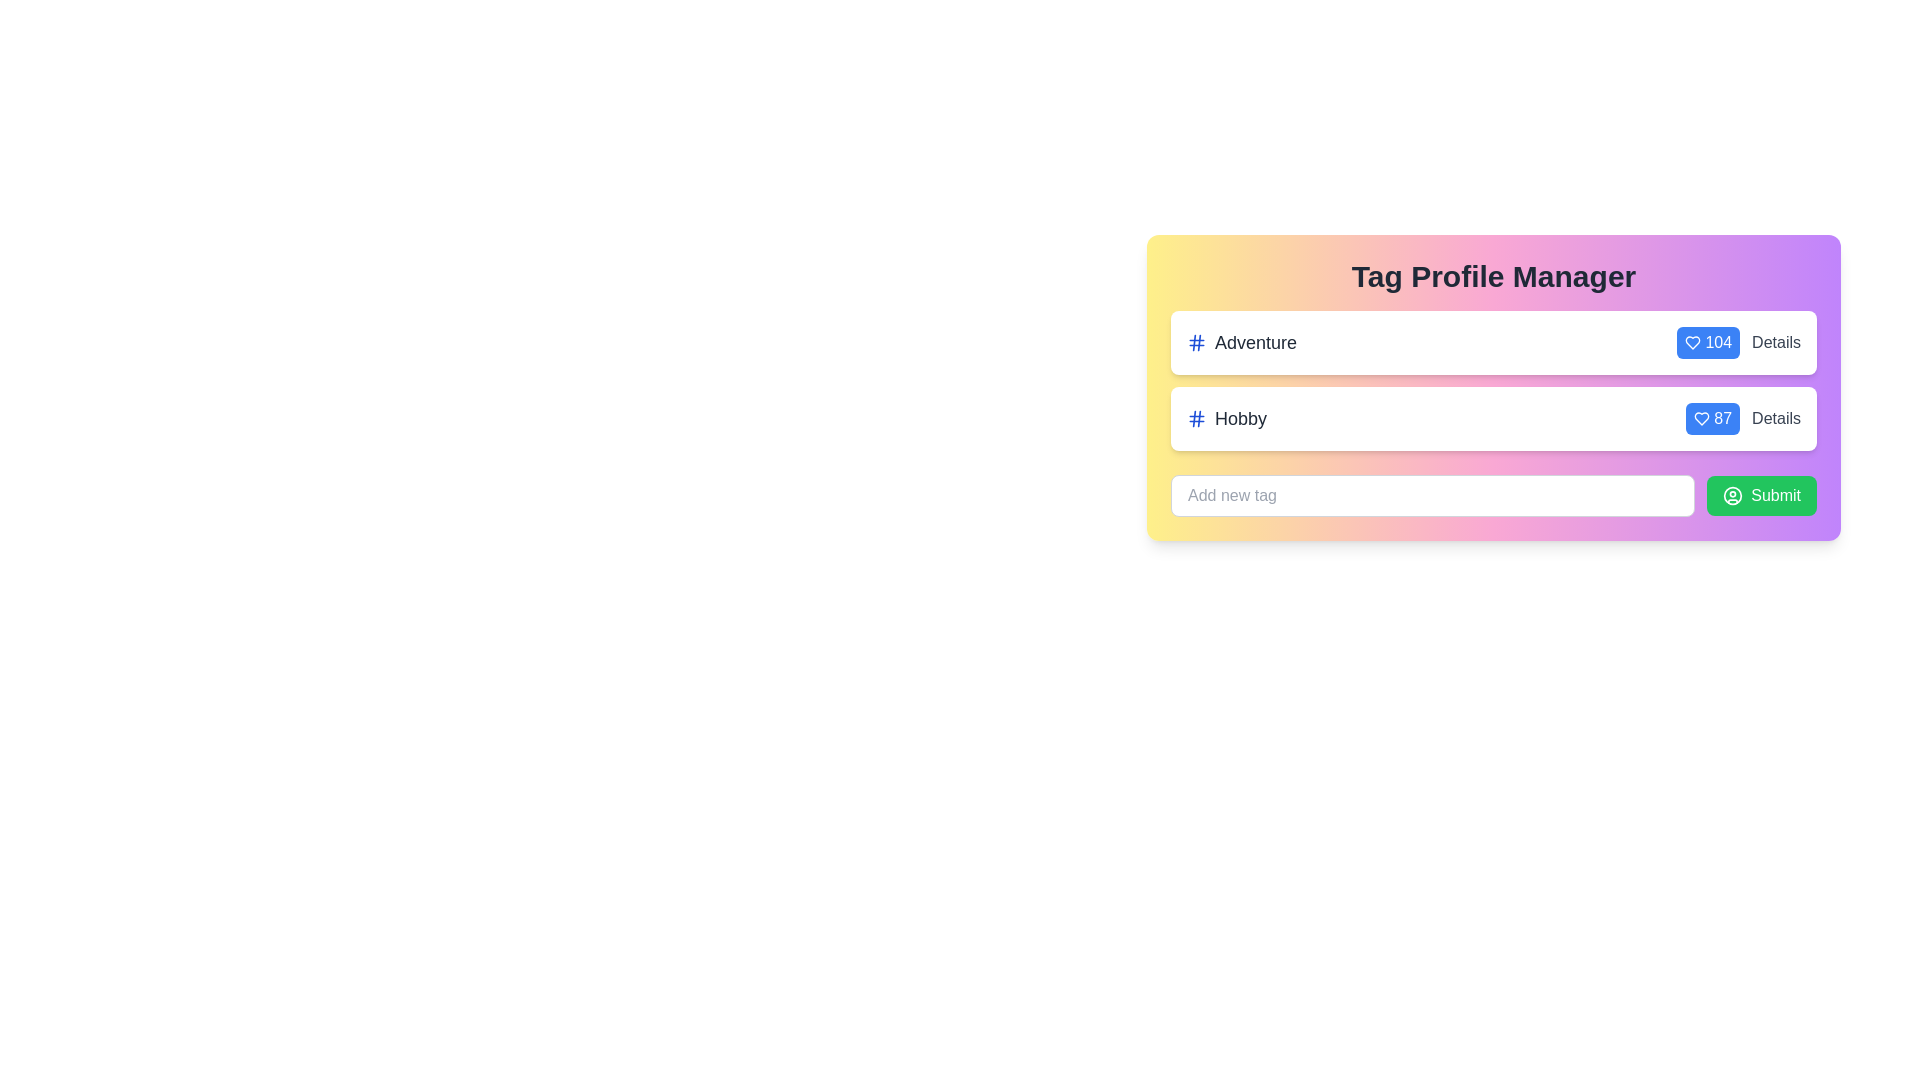  I want to click on the Header or Title Text that indicates the focus on managing tag profiles, located at the top-center of a colored box with rounded edges and a gradient background, so click(1493, 277).